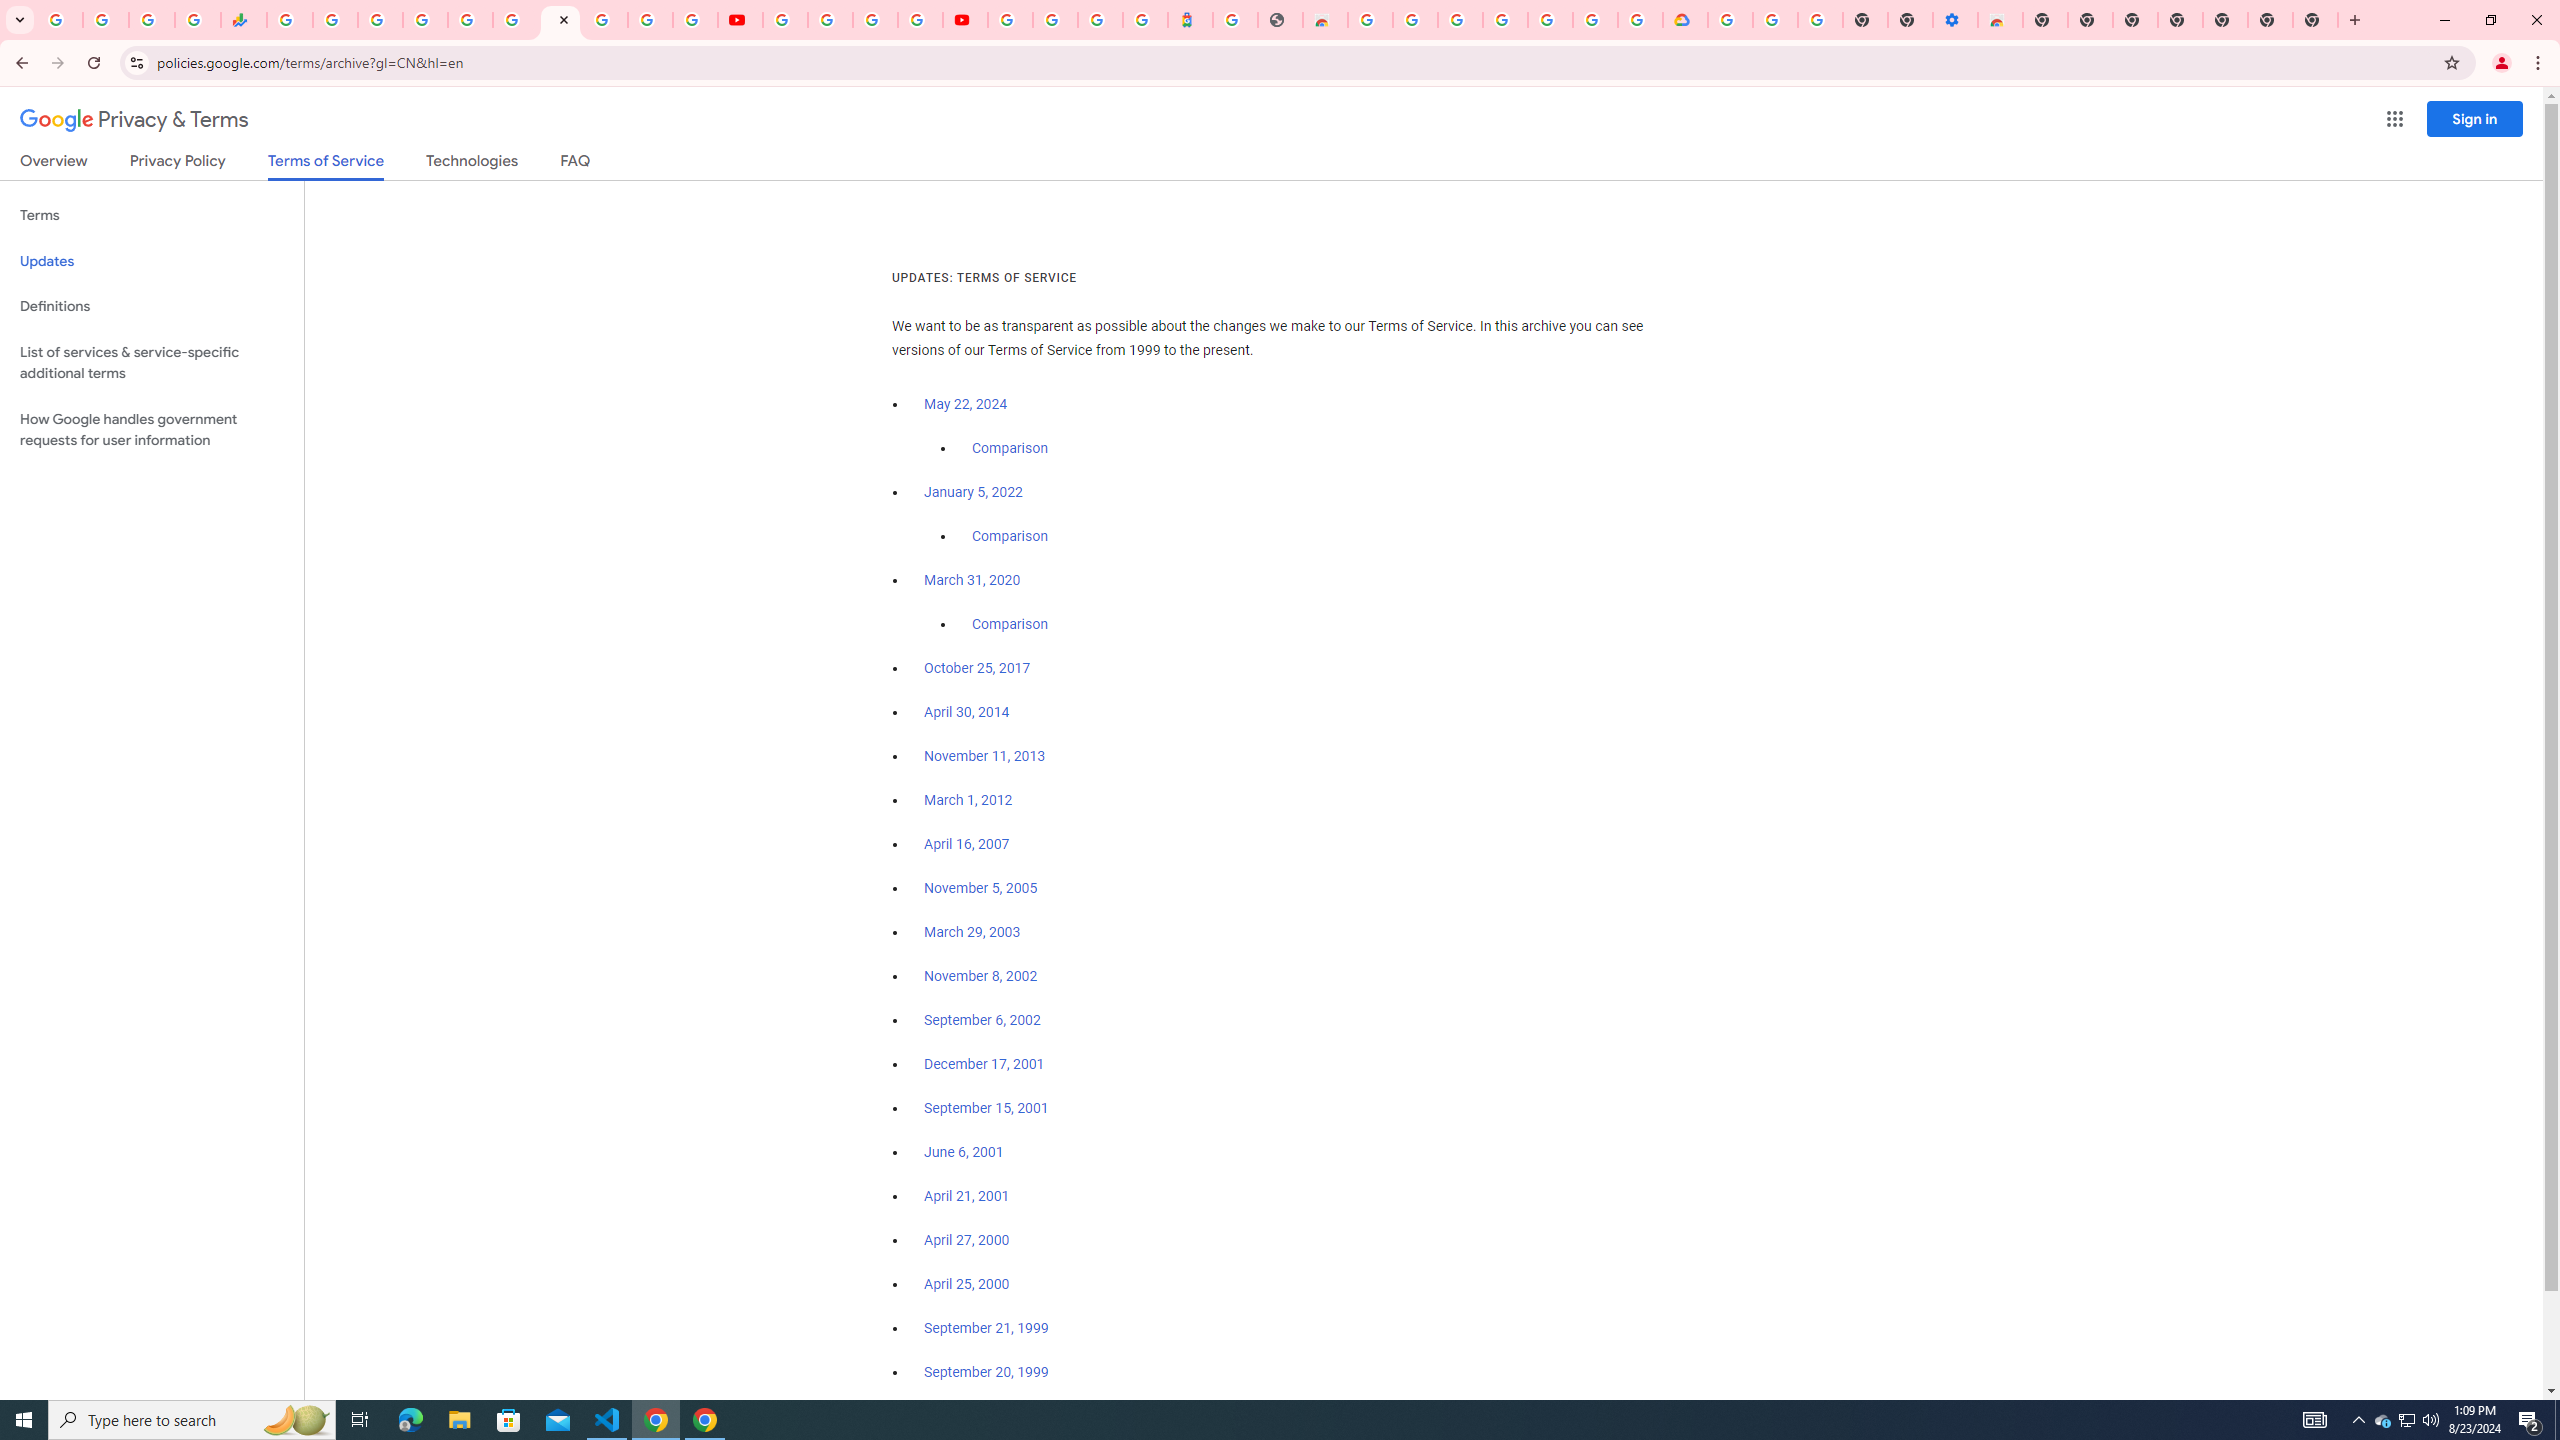 The height and width of the screenshot is (1440, 2560). Describe the element at coordinates (966, 405) in the screenshot. I see `'May 22, 2024'` at that location.